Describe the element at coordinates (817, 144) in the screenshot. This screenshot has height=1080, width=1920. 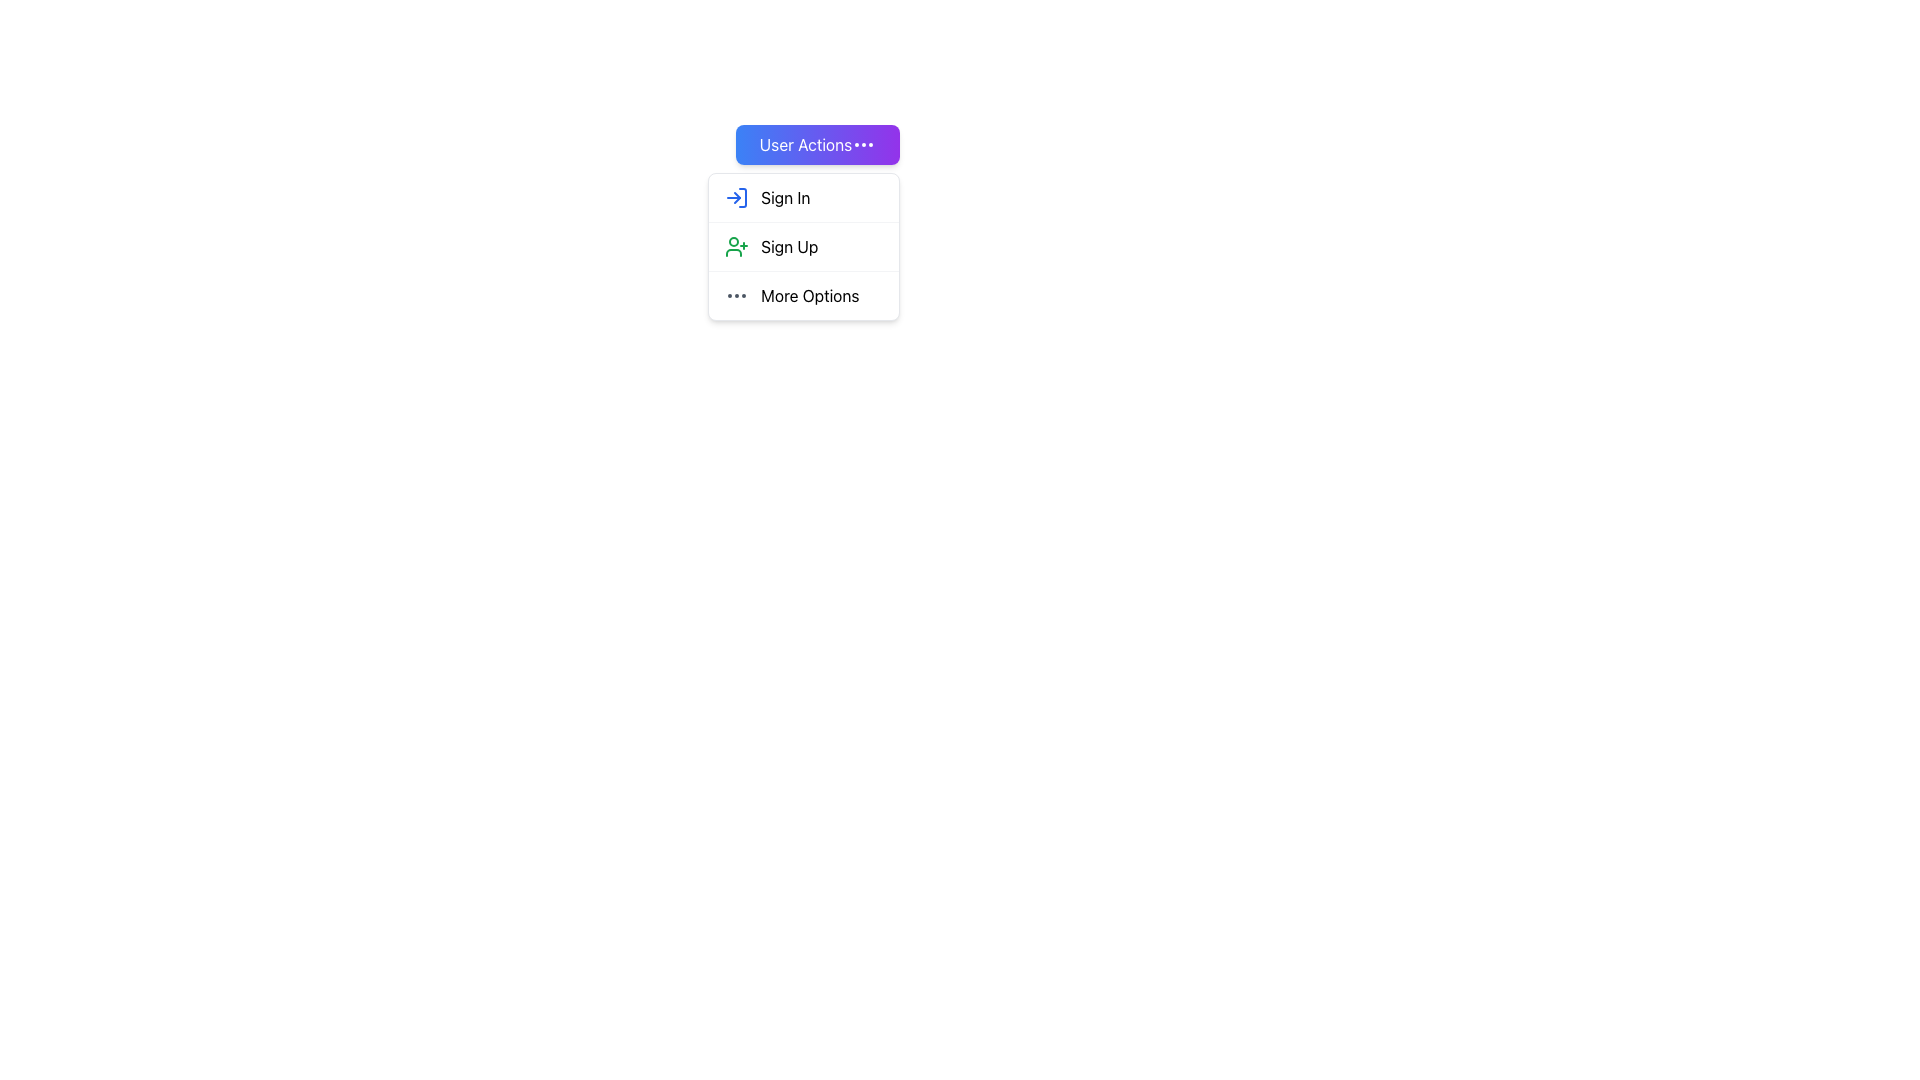
I see `the Dropdown Trigger Button located at the top center of the dropdown menu` at that location.